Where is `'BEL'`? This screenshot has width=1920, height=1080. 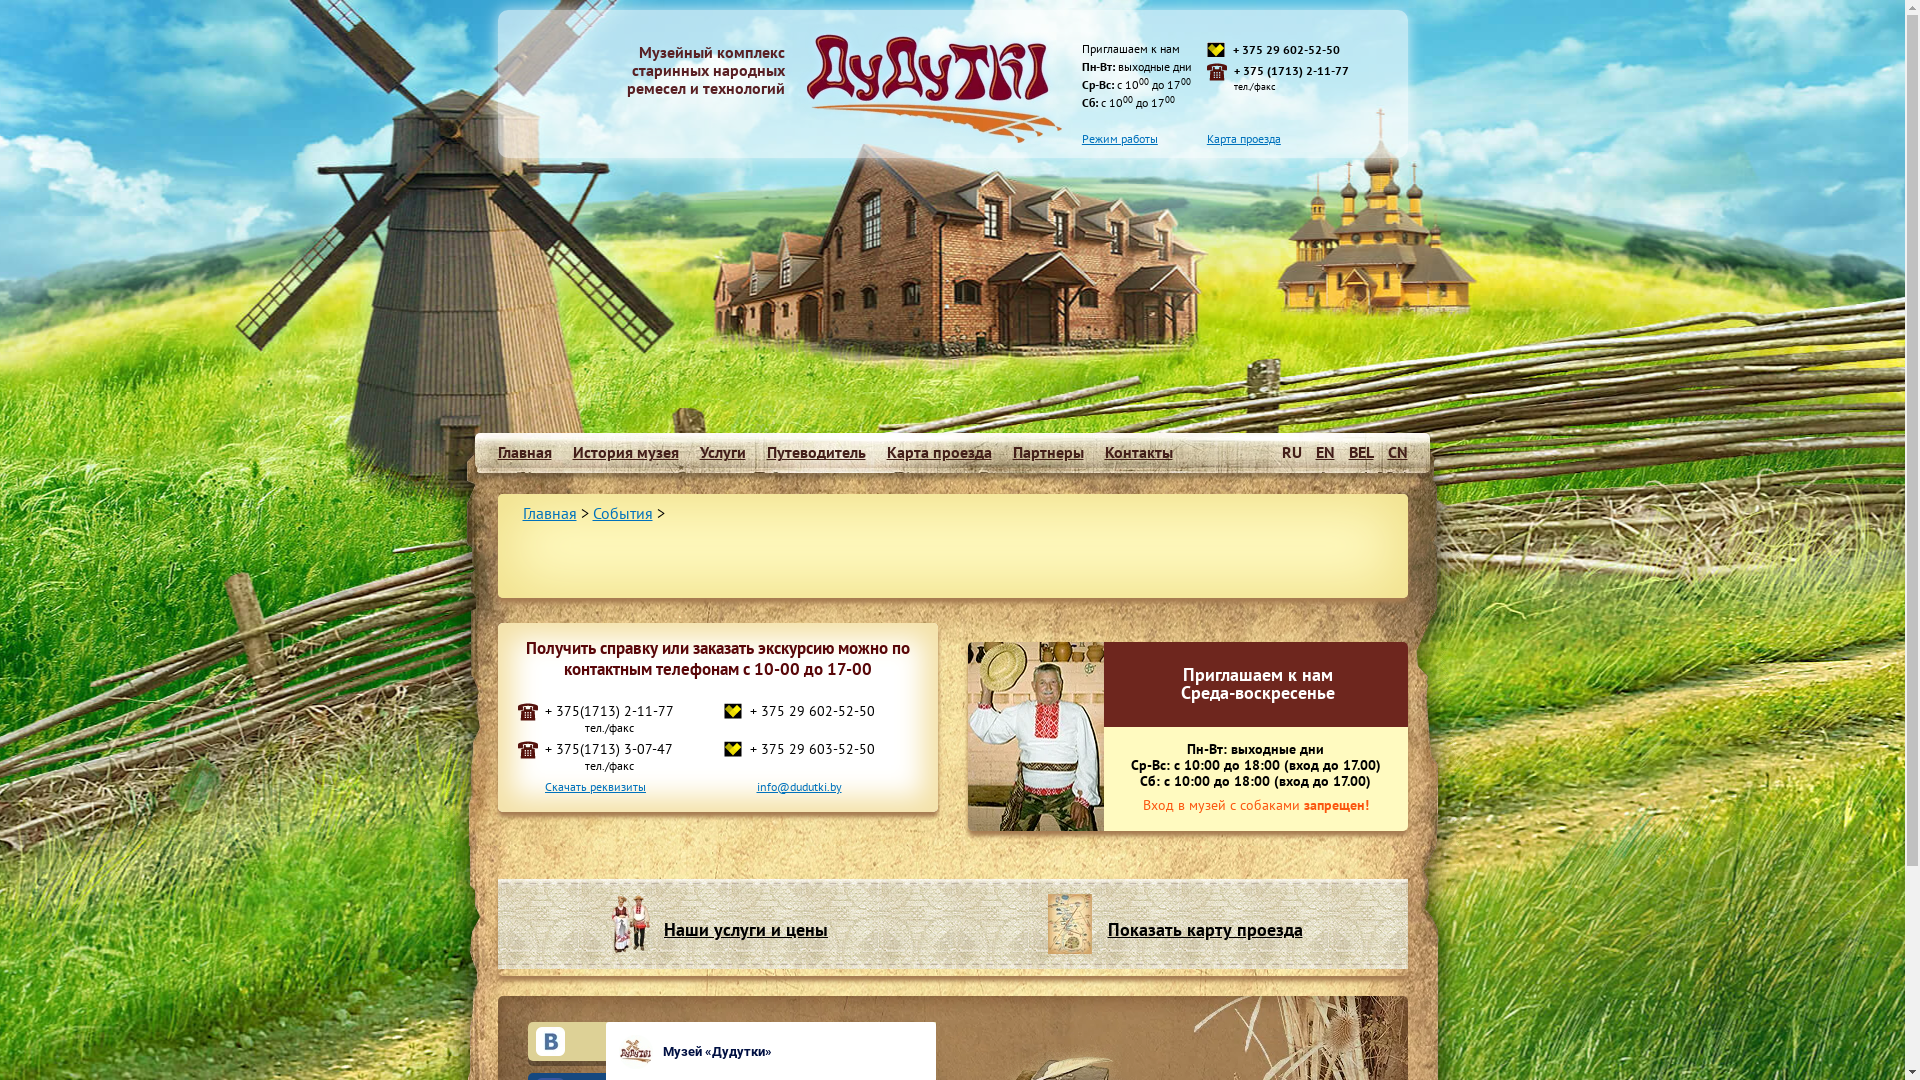 'BEL' is located at coordinates (1360, 451).